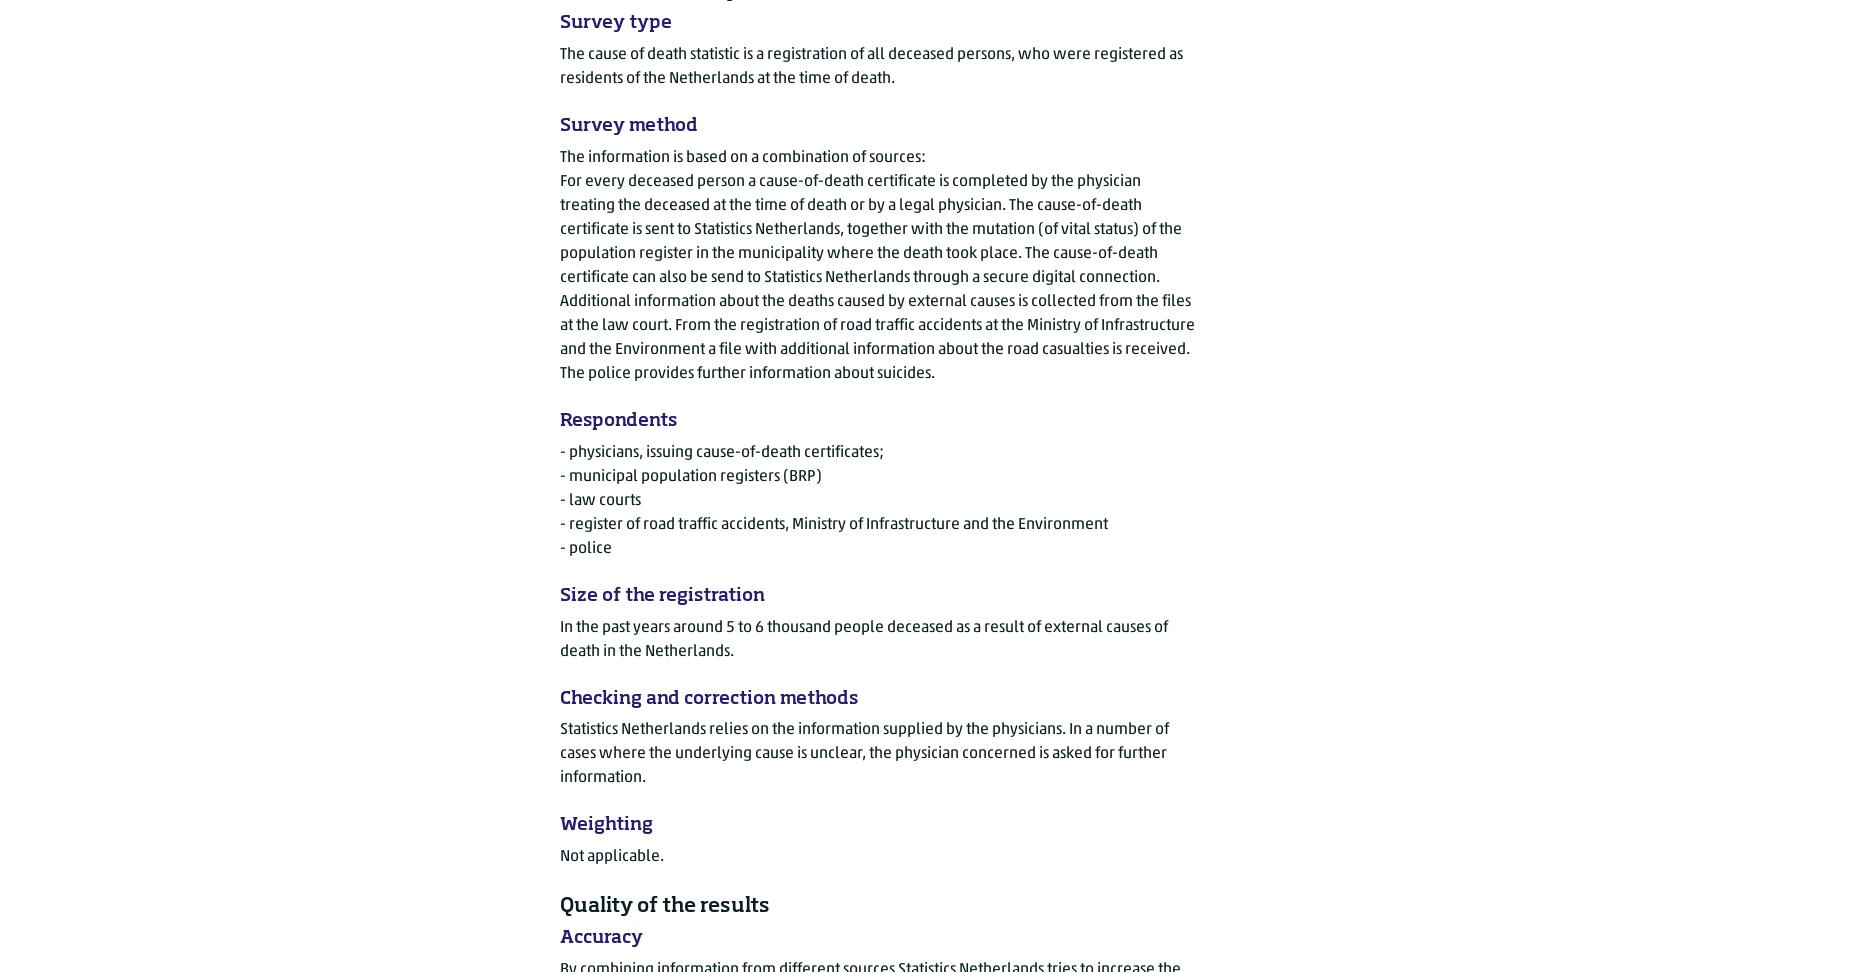 This screenshot has height=972, width=1850. What do you see at coordinates (722, 450) in the screenshot?
I see `'- physicians, issuing cause-of-death certificates;'` at bounding box center [722, 450].